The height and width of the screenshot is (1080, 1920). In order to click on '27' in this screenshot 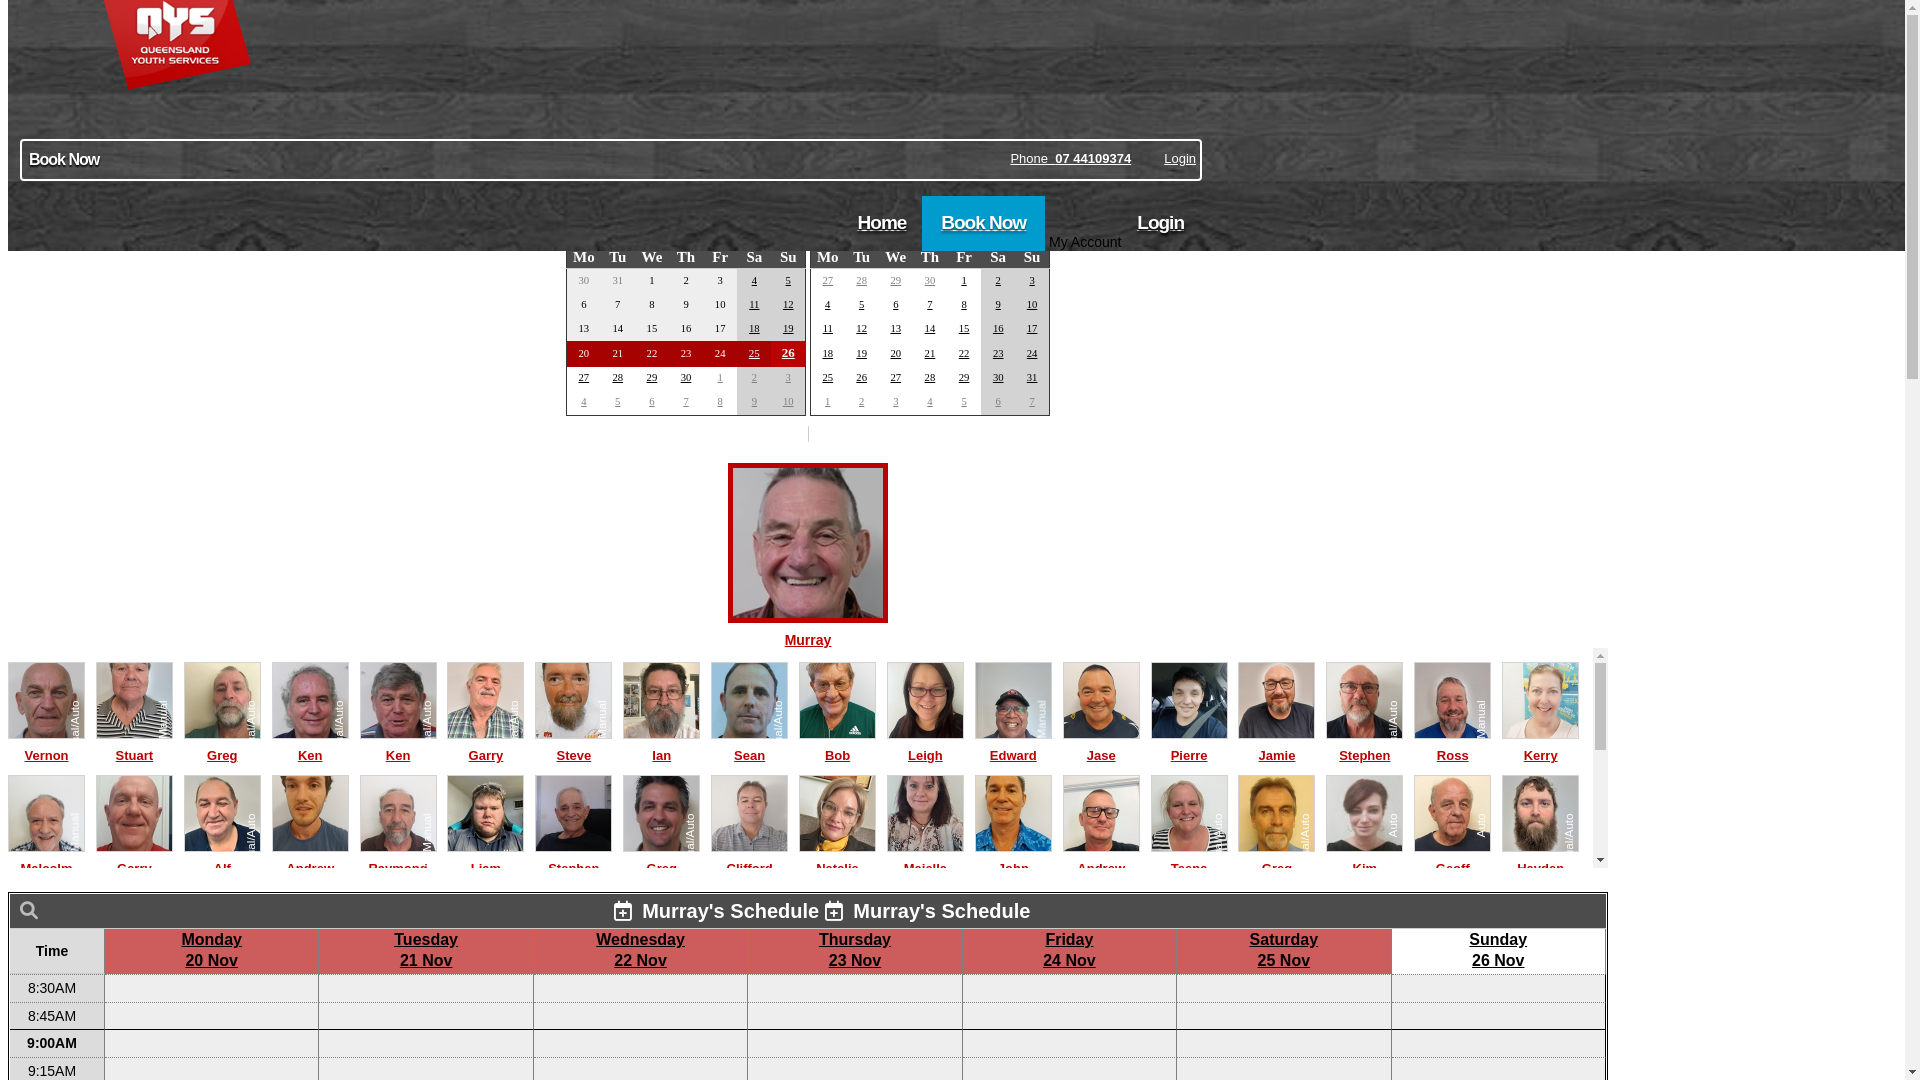, I will do `click(894, 377)`.